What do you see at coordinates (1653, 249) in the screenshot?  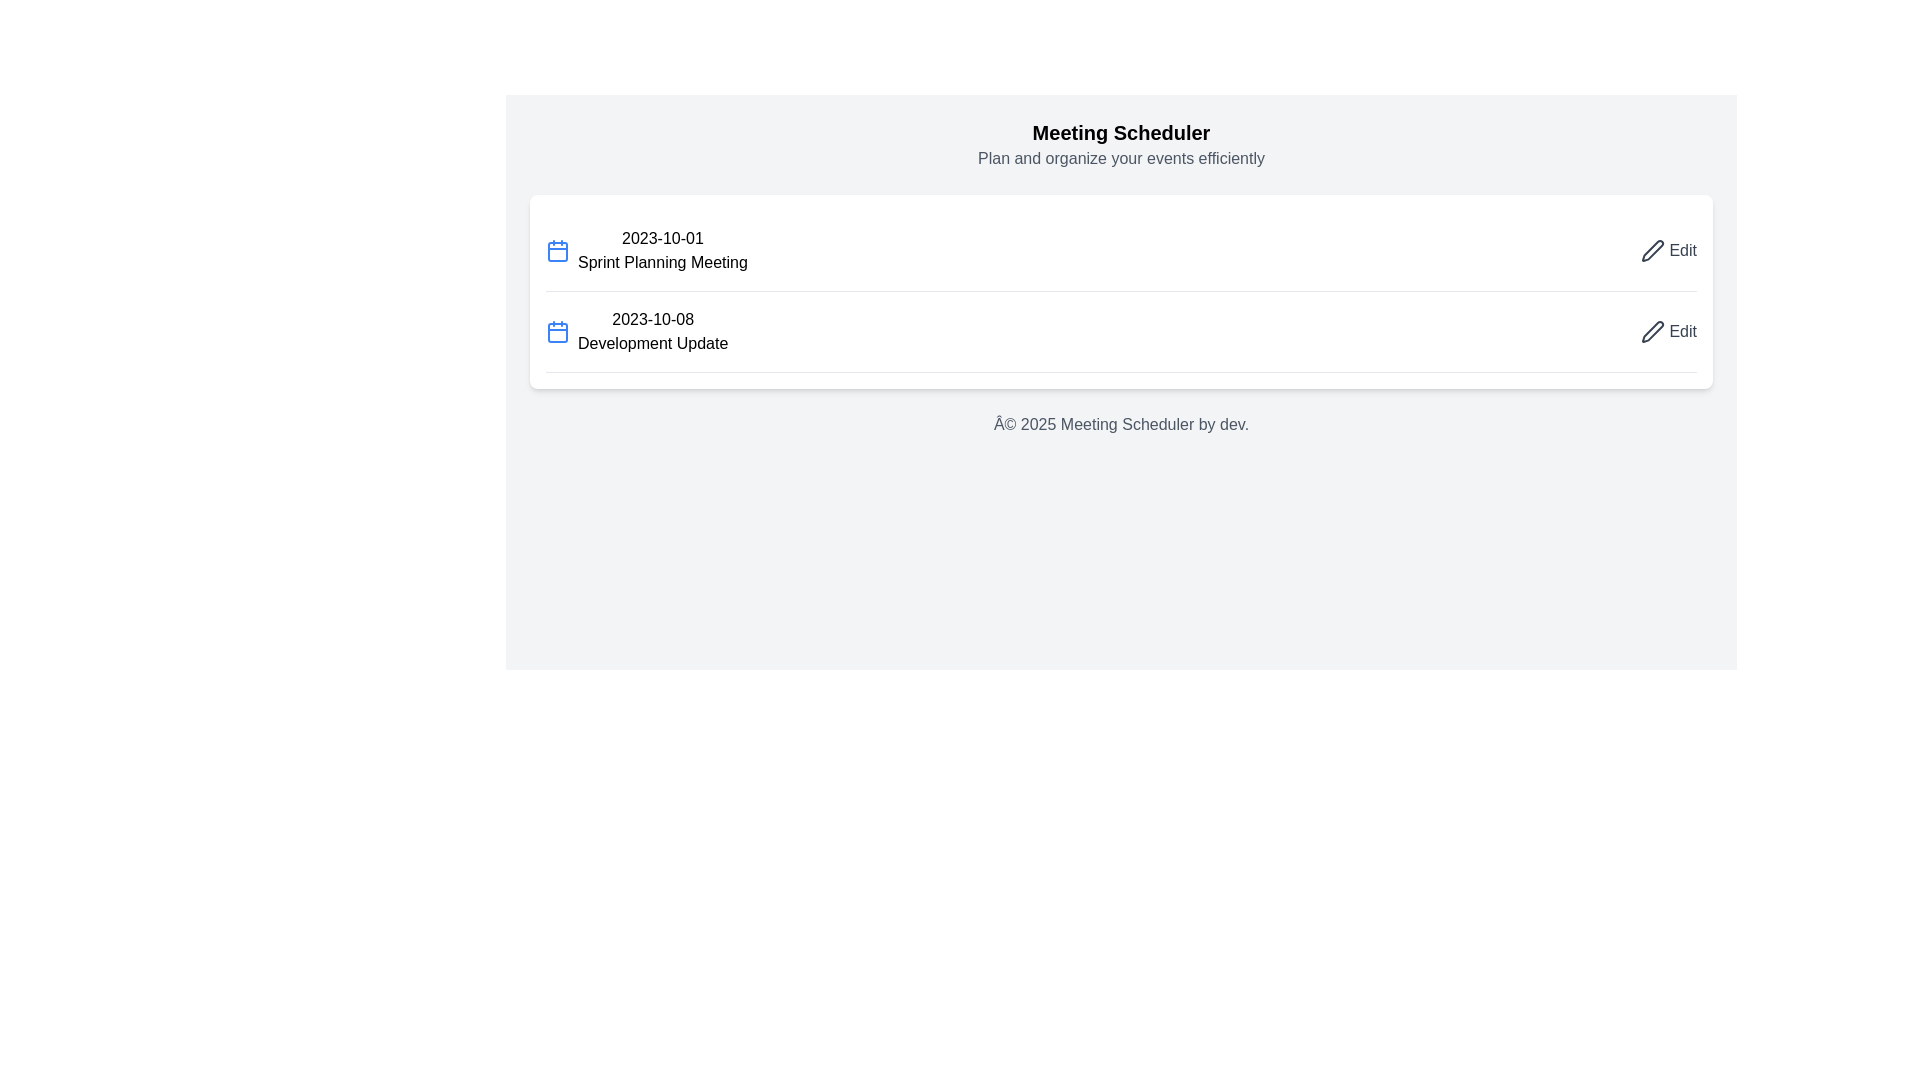 I see `the edit button icon located in the top-right corner of the interface, right before the text 'Edit'` at bounding box center [1653, 249].